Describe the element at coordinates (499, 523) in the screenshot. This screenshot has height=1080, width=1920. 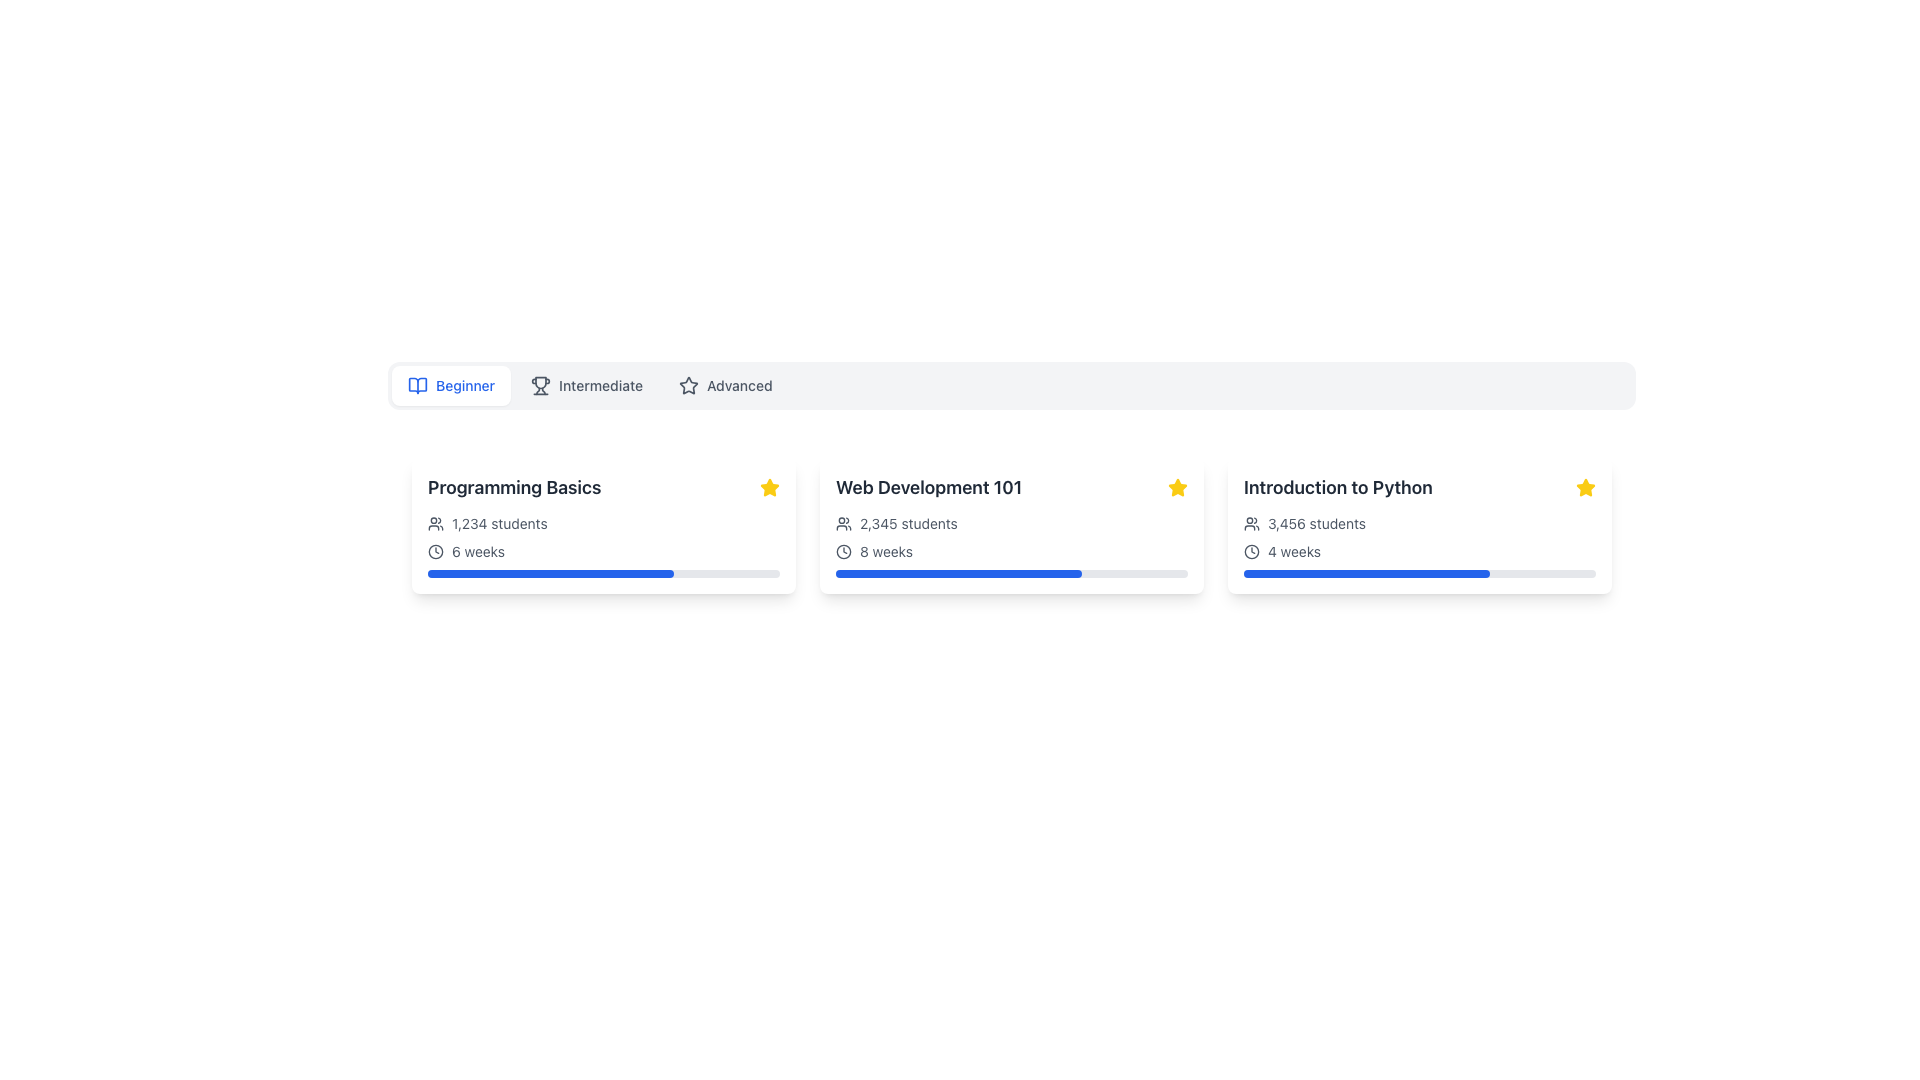
I see `the text label displaying '1,234 students', which is styled in gray and positioned to the right of a user group icon within the same horizontal layout` at that location.